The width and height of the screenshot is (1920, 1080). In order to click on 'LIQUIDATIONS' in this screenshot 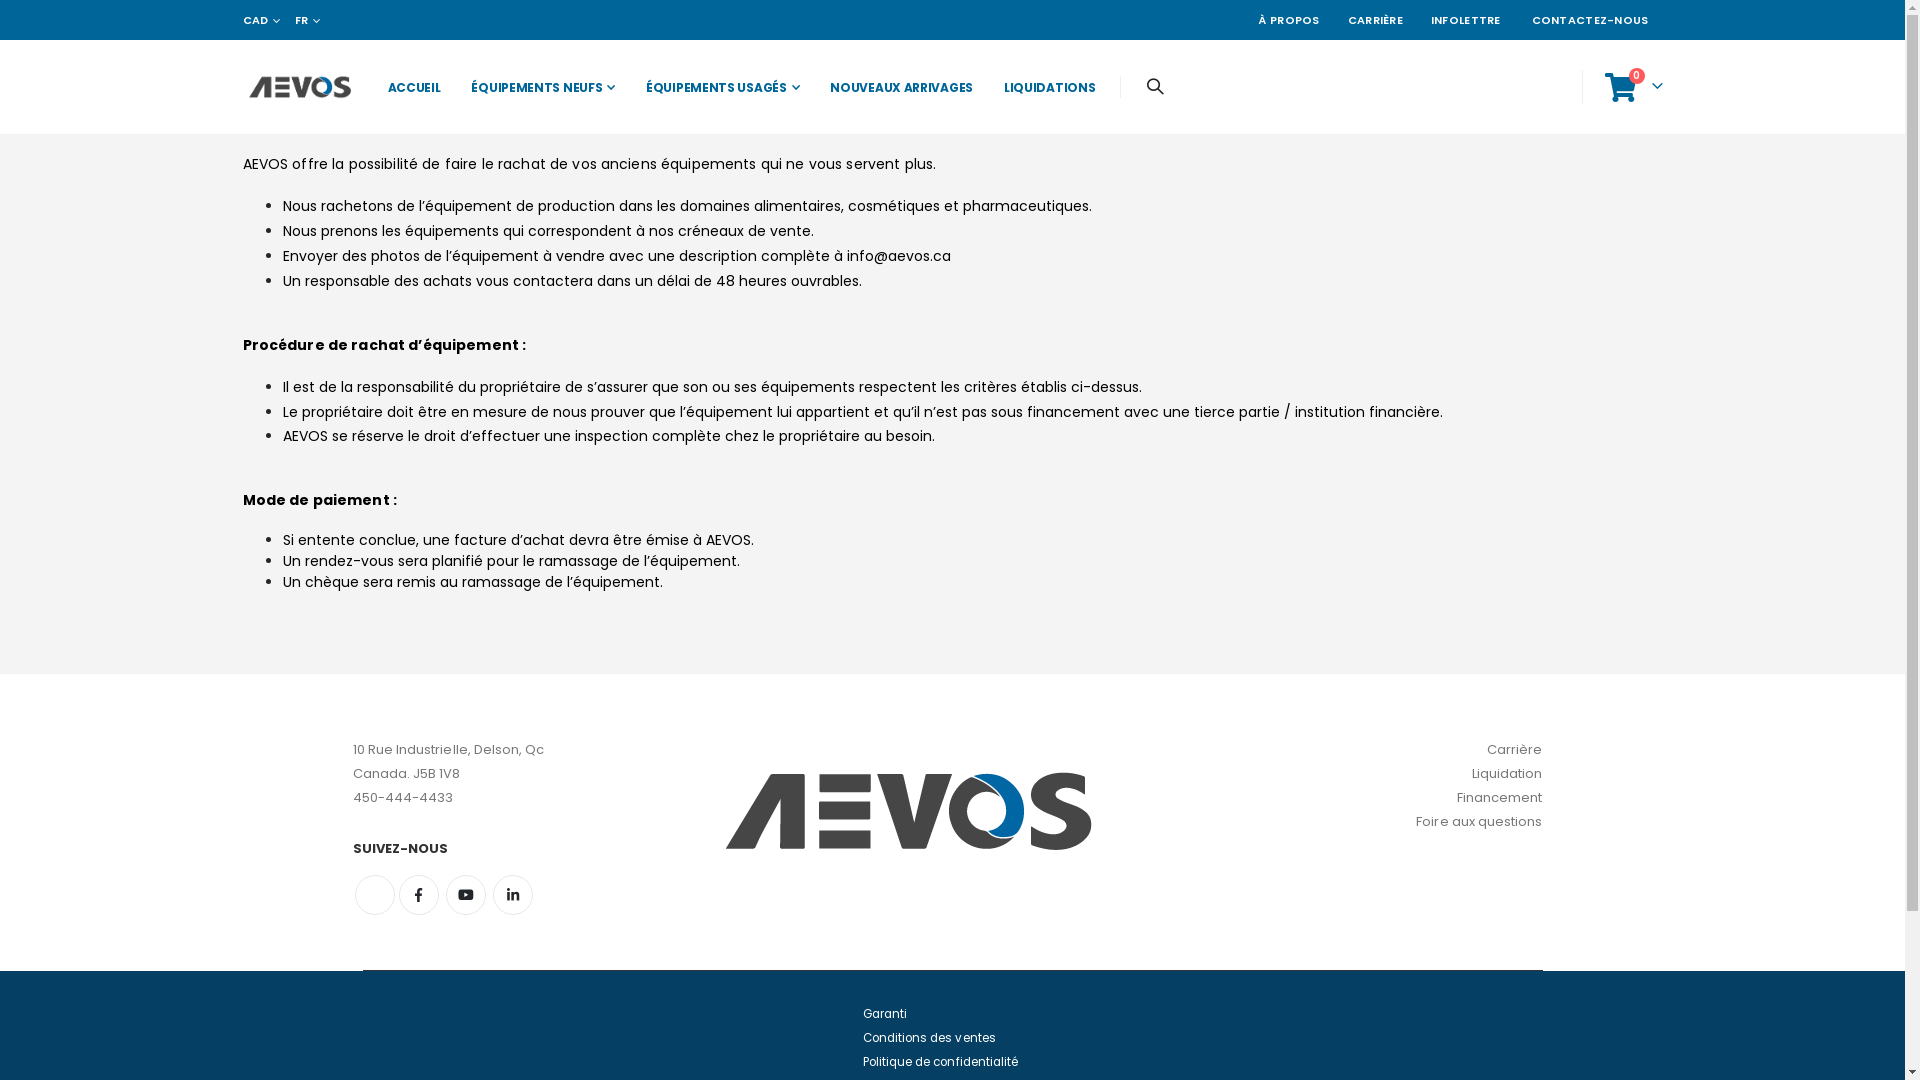, I will do `click(983, 86)`.